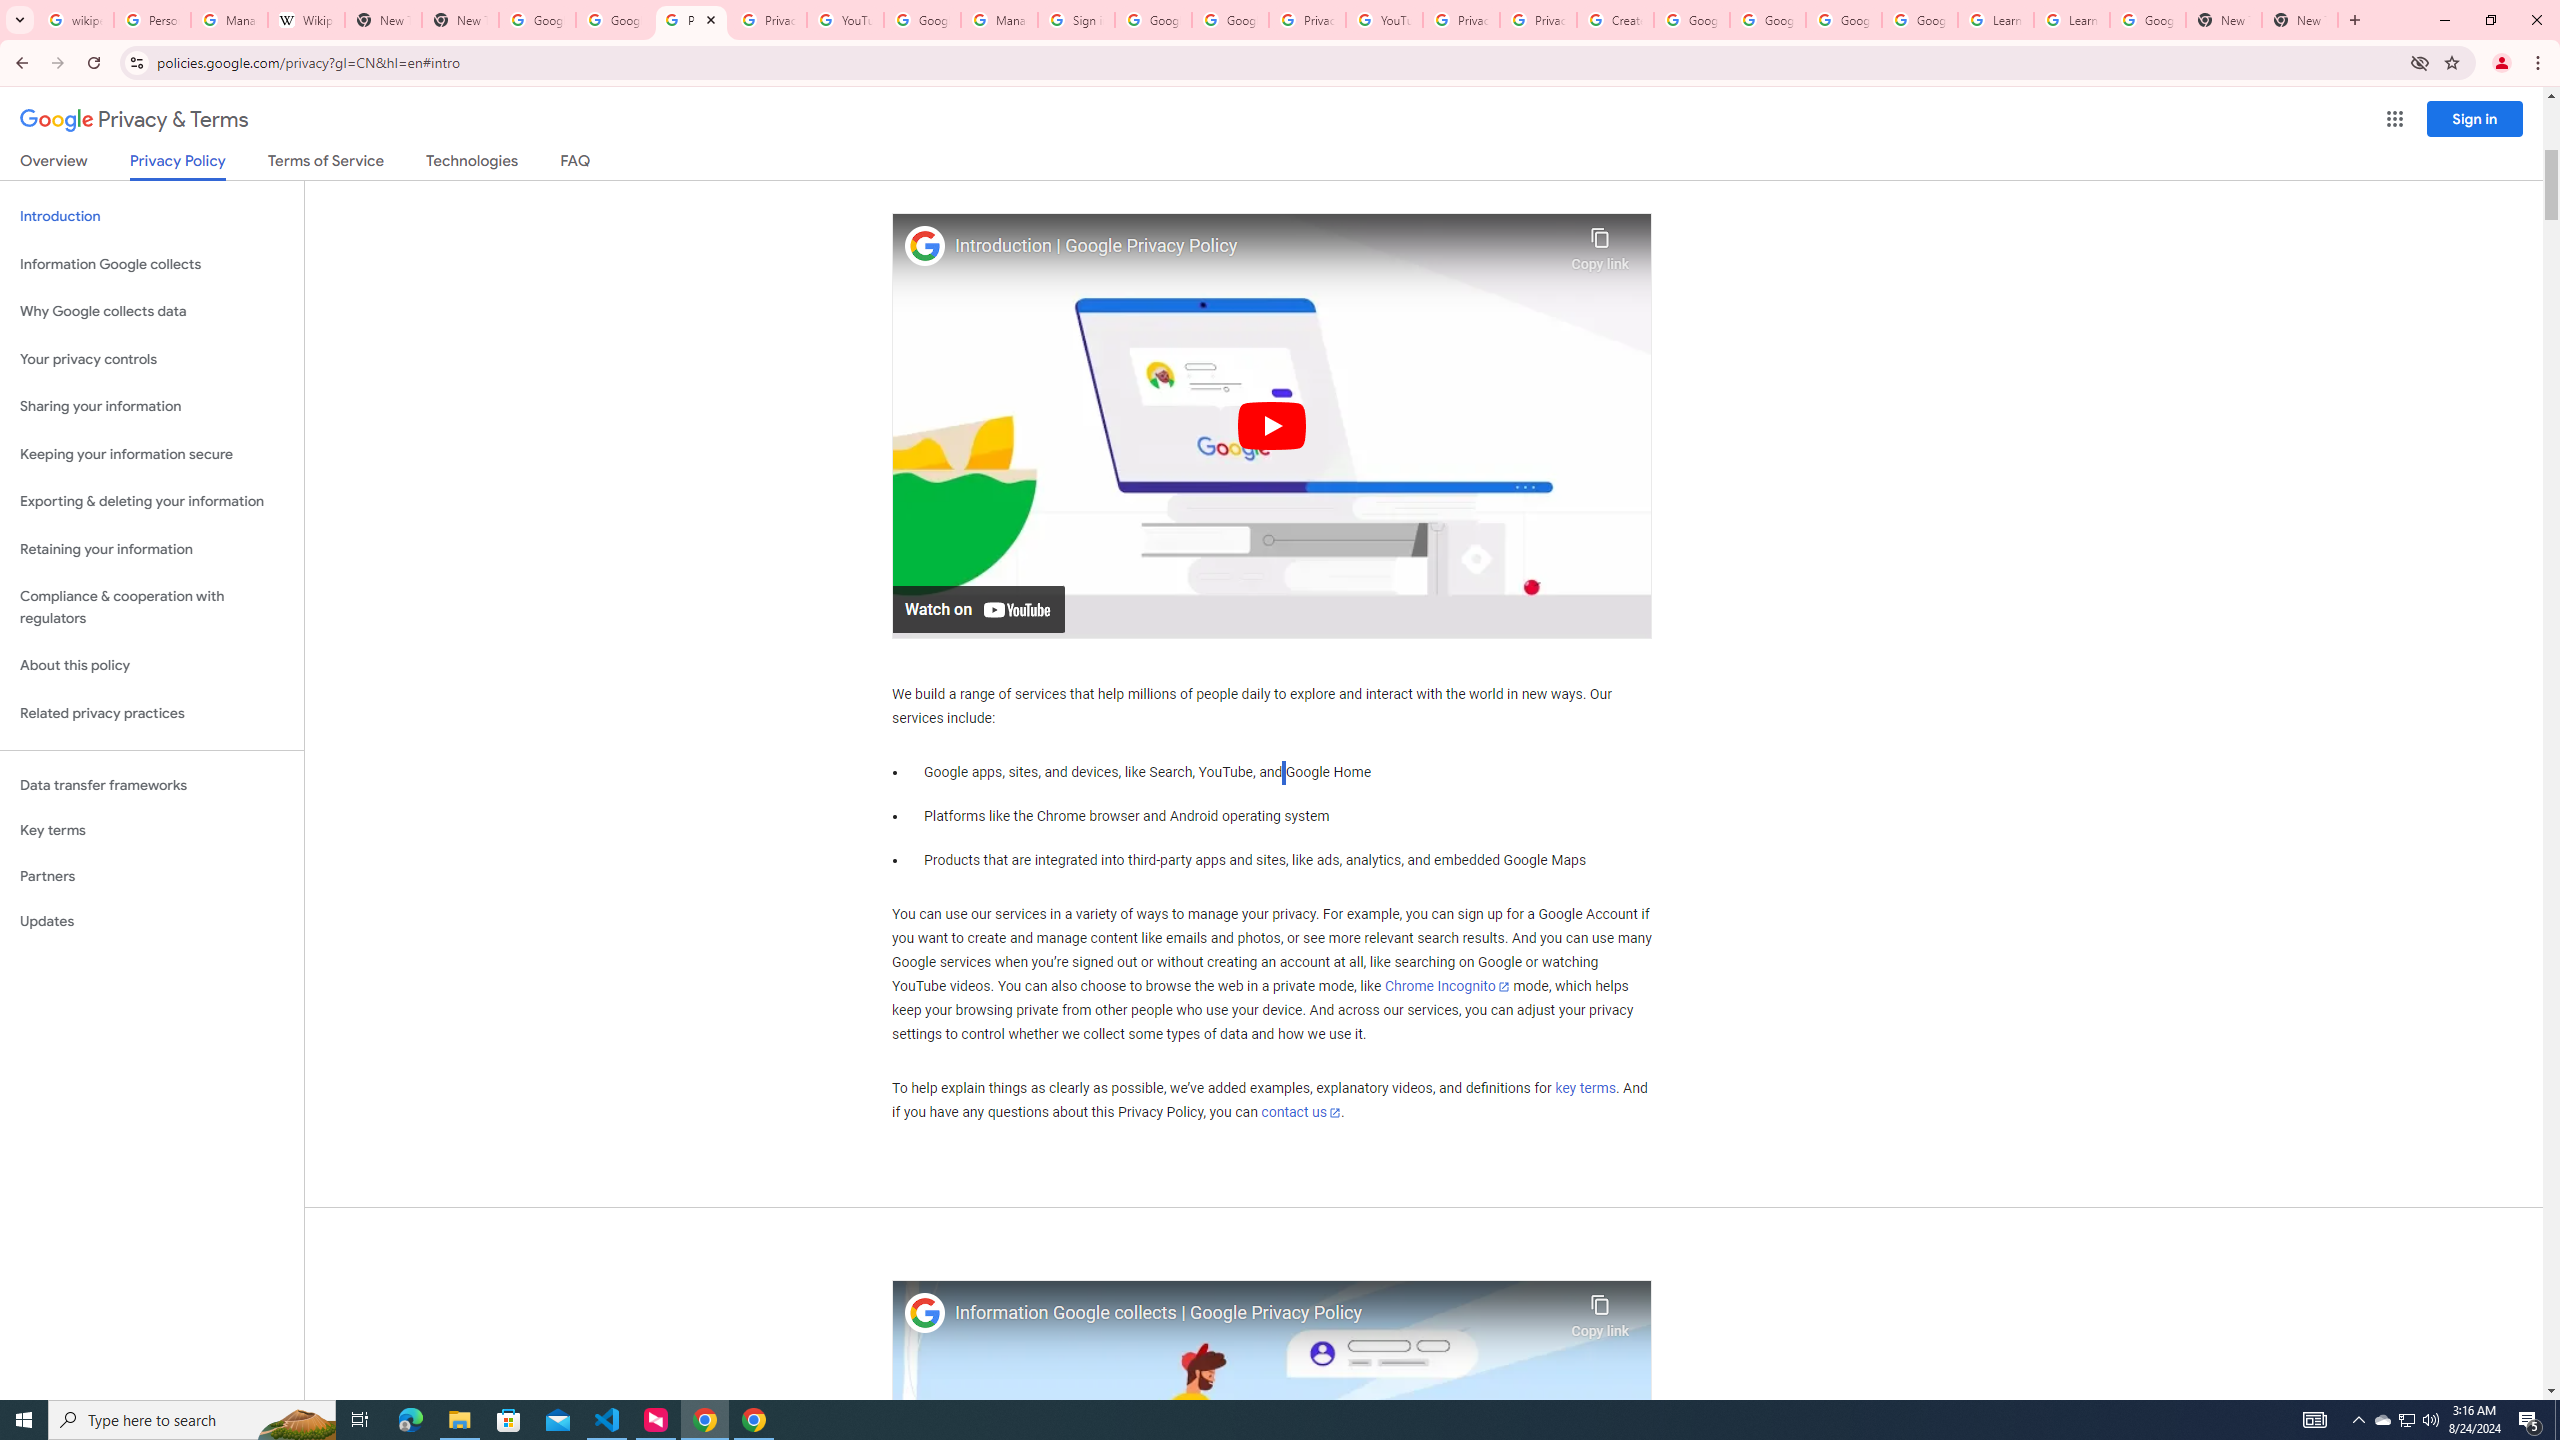  What do you see at coordinates (1843, 19) in the screenshot?
I see `'Google Account Help'` at bounding box center [1843, 19].